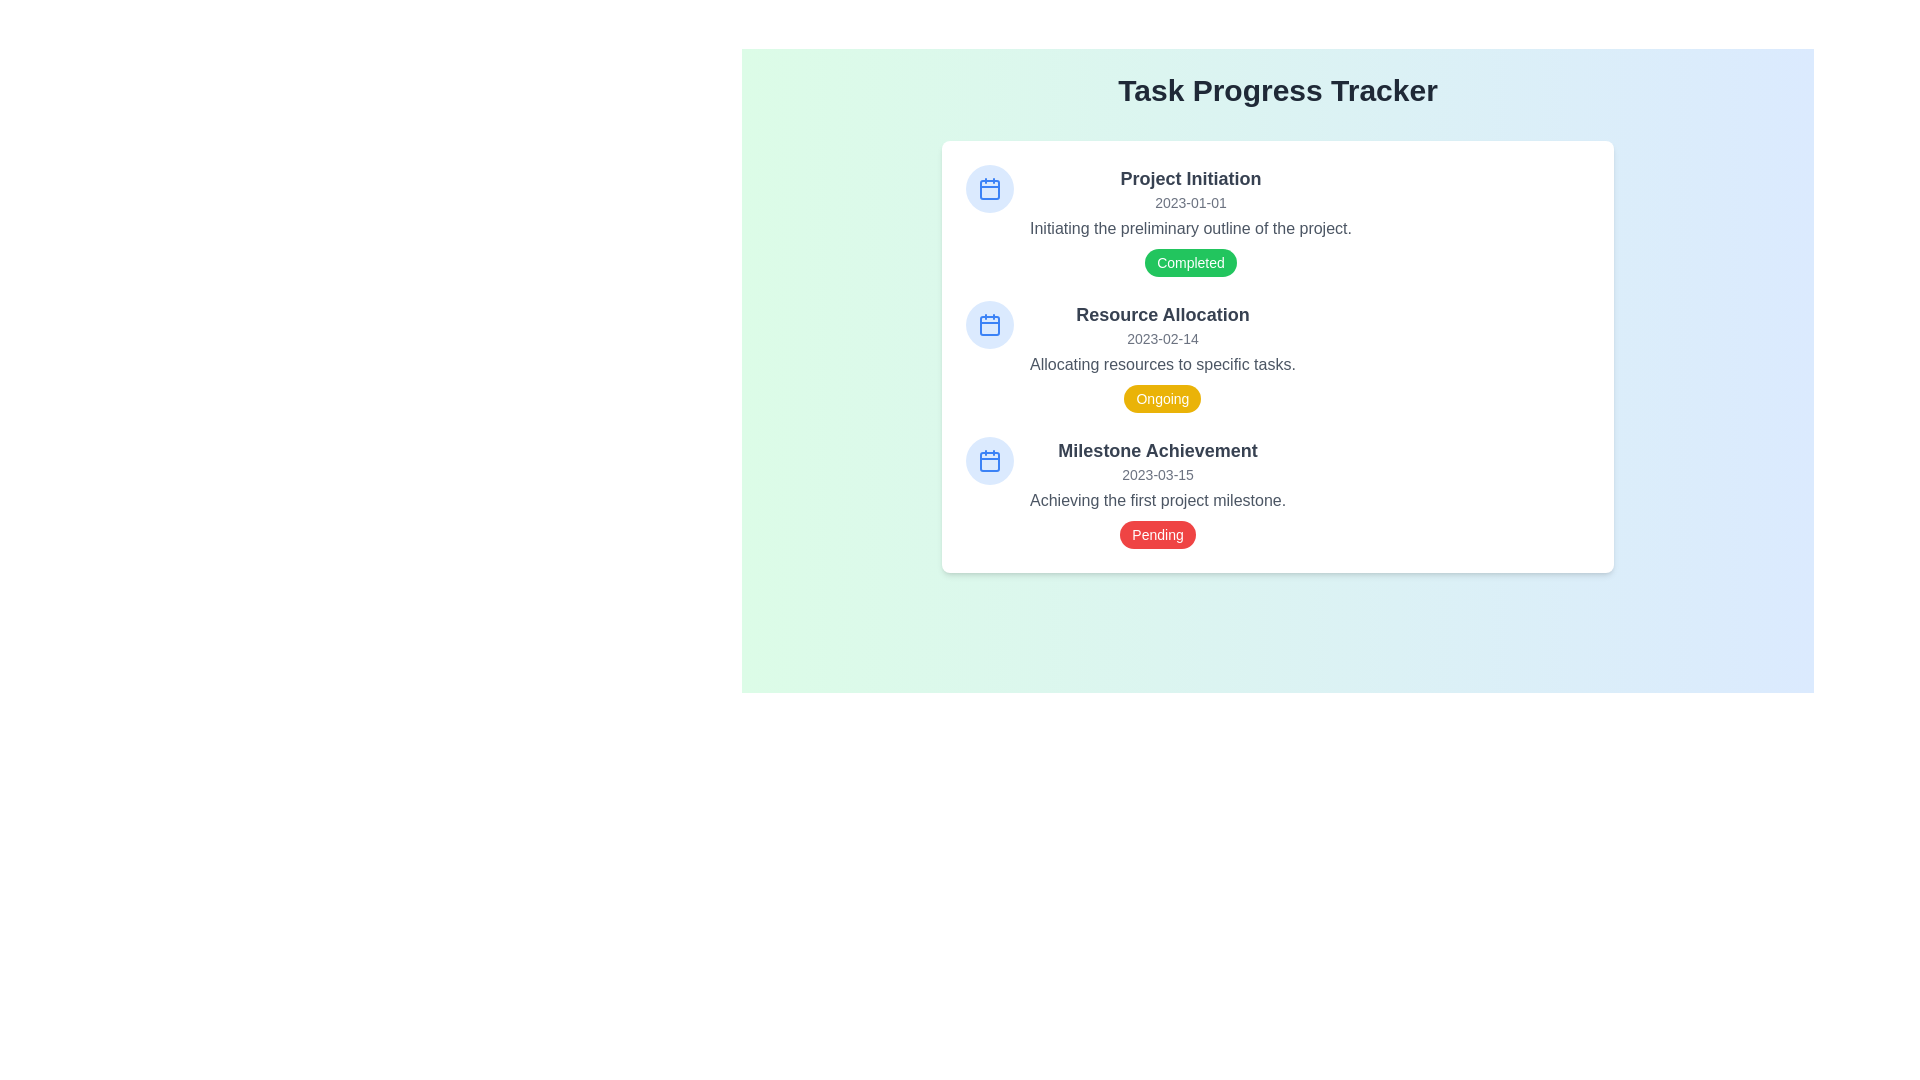  I want to click on the text content that provides additional detail for the 'Project Initiation' item, which is located beneath the date '2023-01-01' and above the status indicator 'Completed', so click(1190, 227).